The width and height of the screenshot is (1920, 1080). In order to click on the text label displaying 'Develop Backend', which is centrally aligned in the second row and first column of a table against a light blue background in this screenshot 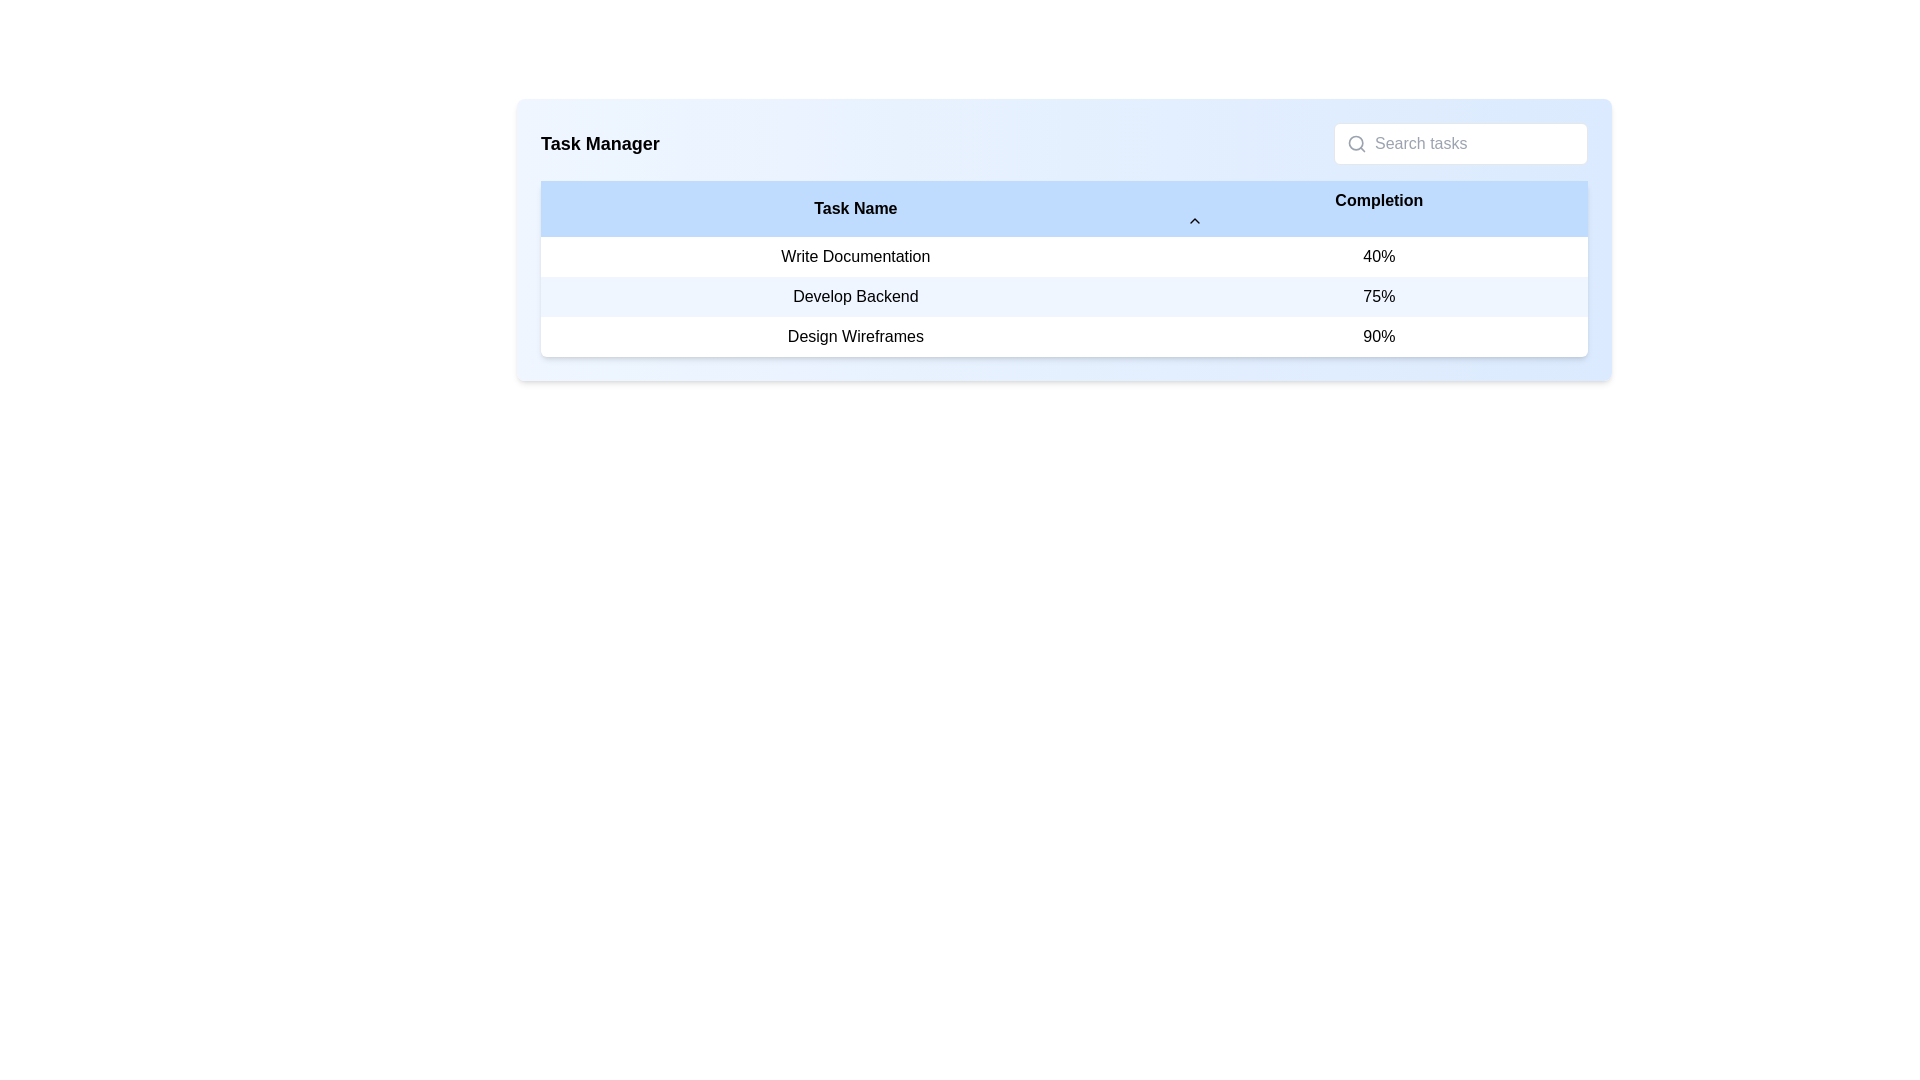, I will do `click(855, 297)`.